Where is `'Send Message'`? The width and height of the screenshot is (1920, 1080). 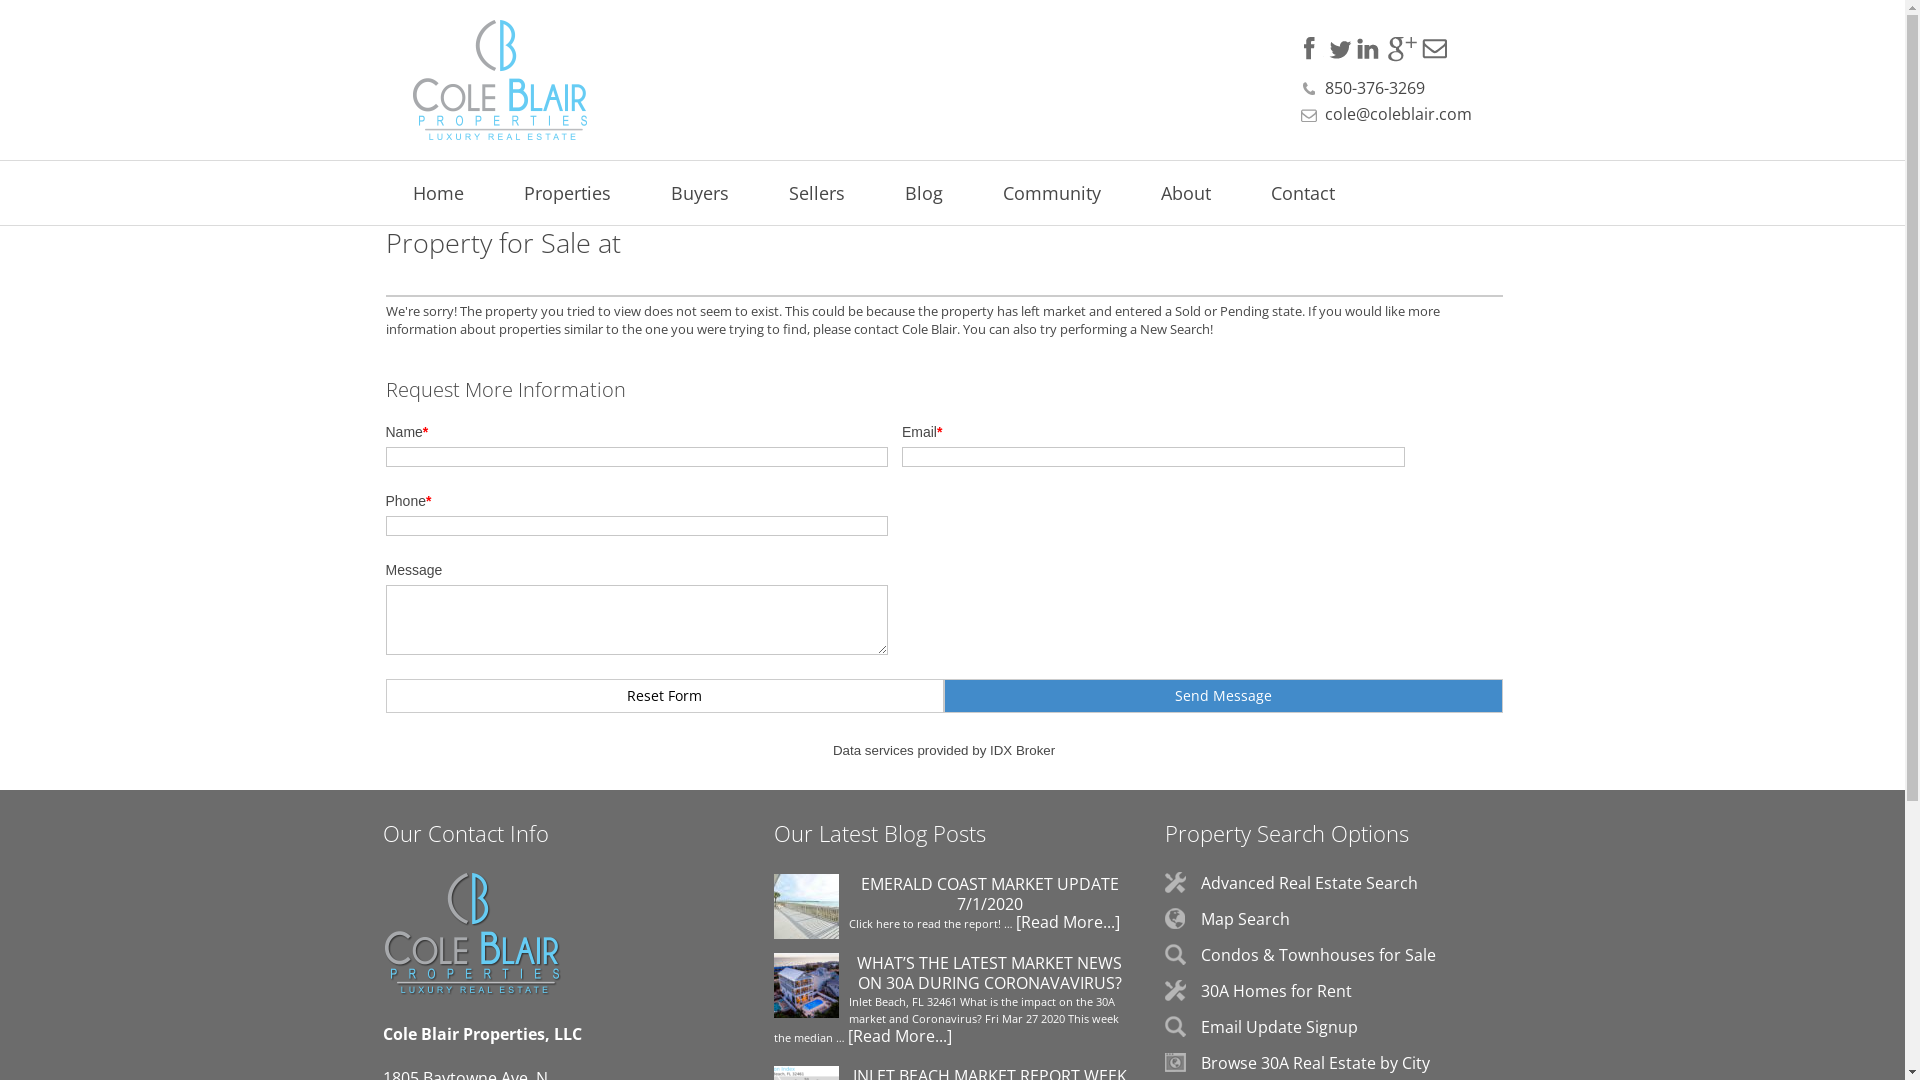 'Send Message' is located at coordinates (1222, 694).